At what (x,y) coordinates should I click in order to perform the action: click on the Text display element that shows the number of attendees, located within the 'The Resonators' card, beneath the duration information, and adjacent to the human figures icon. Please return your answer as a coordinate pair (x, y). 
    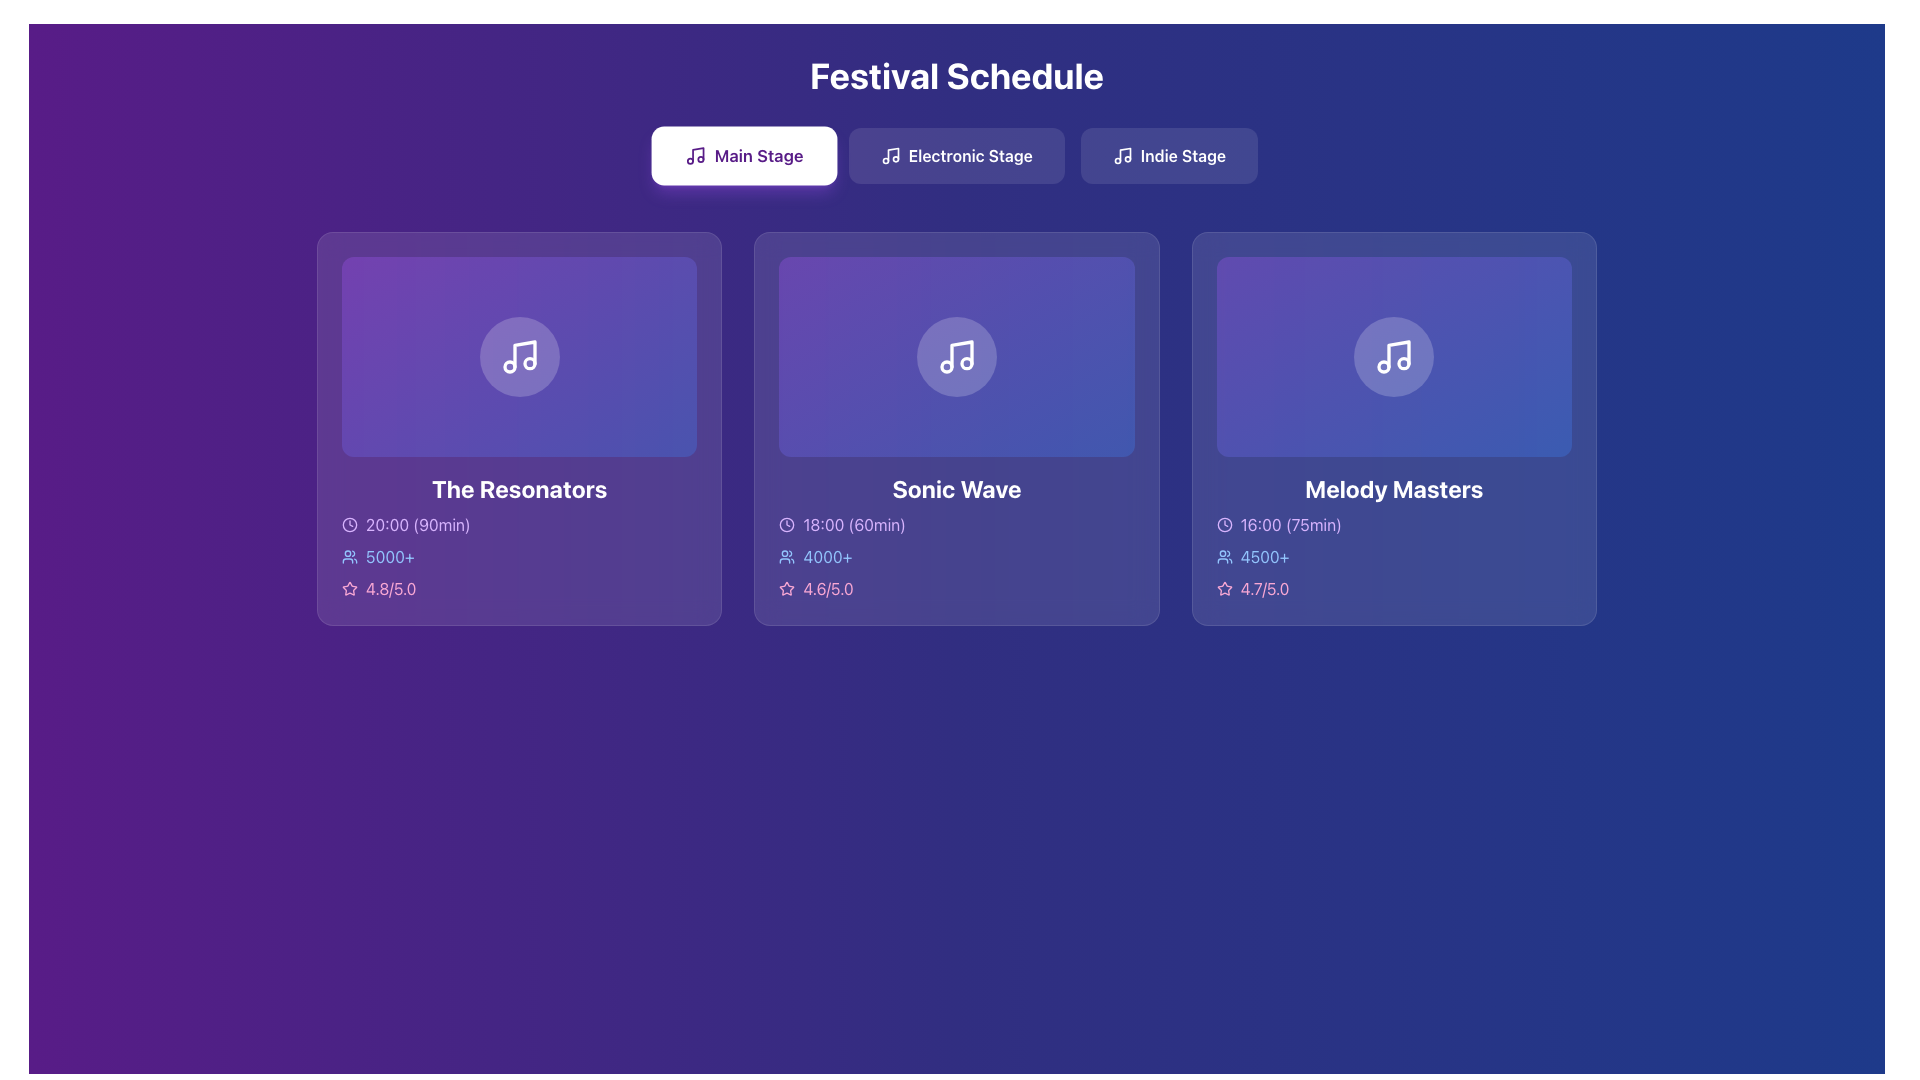
    Looking at the image, I should click on (390, 556).